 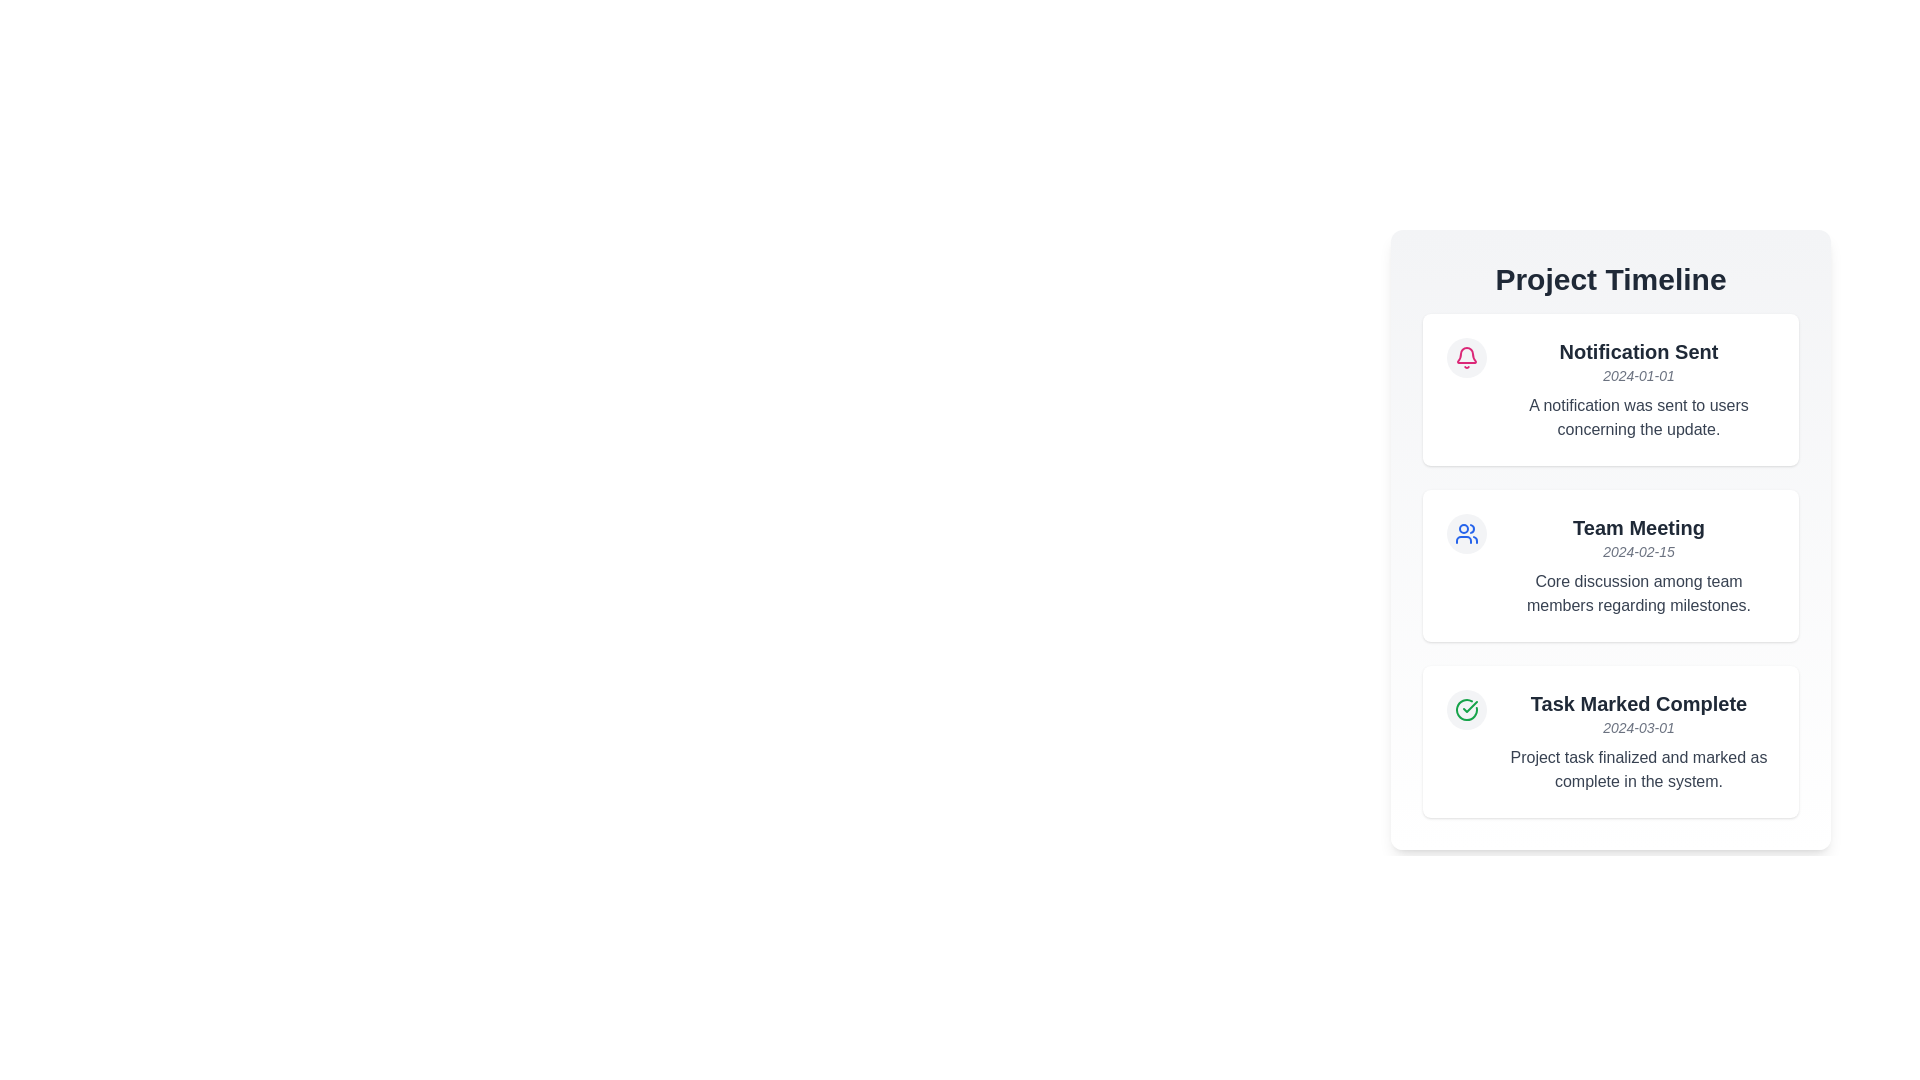 I want to click on the Text block with heading and description titled 'Task Marked Complete' for accessibility, so click(x=1638, y=741).